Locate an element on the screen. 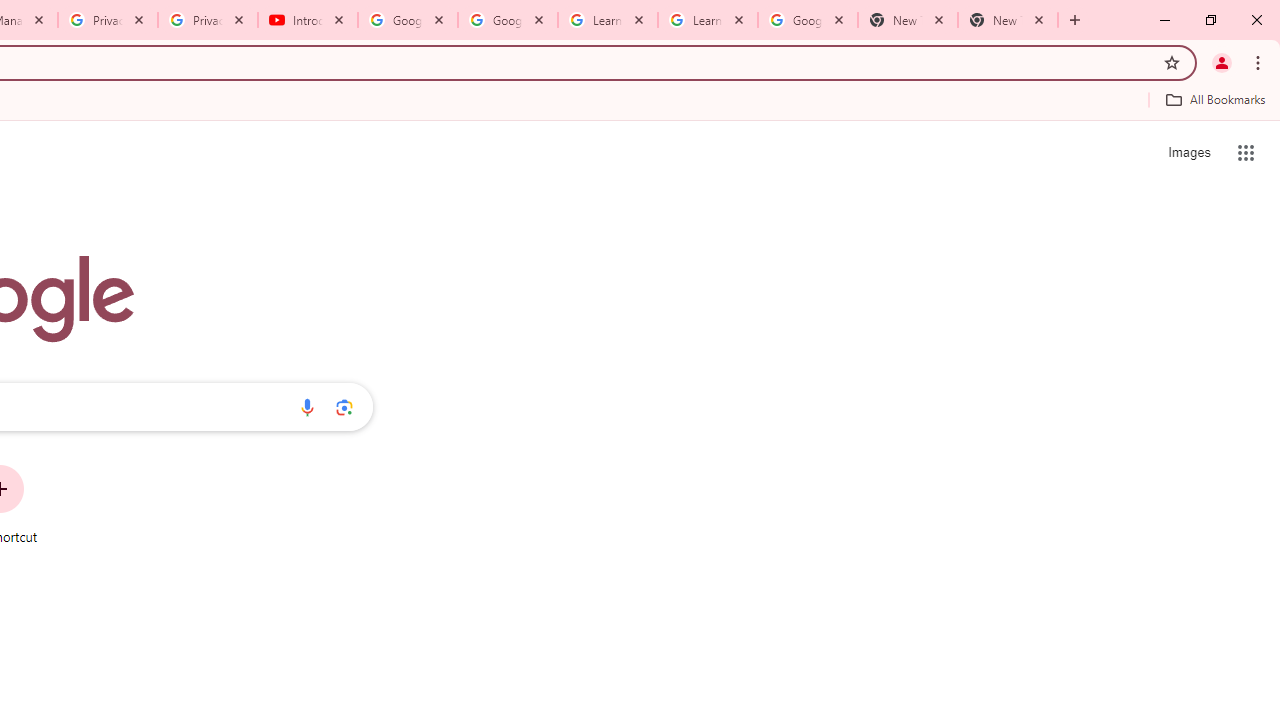 This screenshot has width=1280, height=720. 'New Tab' is located at coordinates (1008, 20).